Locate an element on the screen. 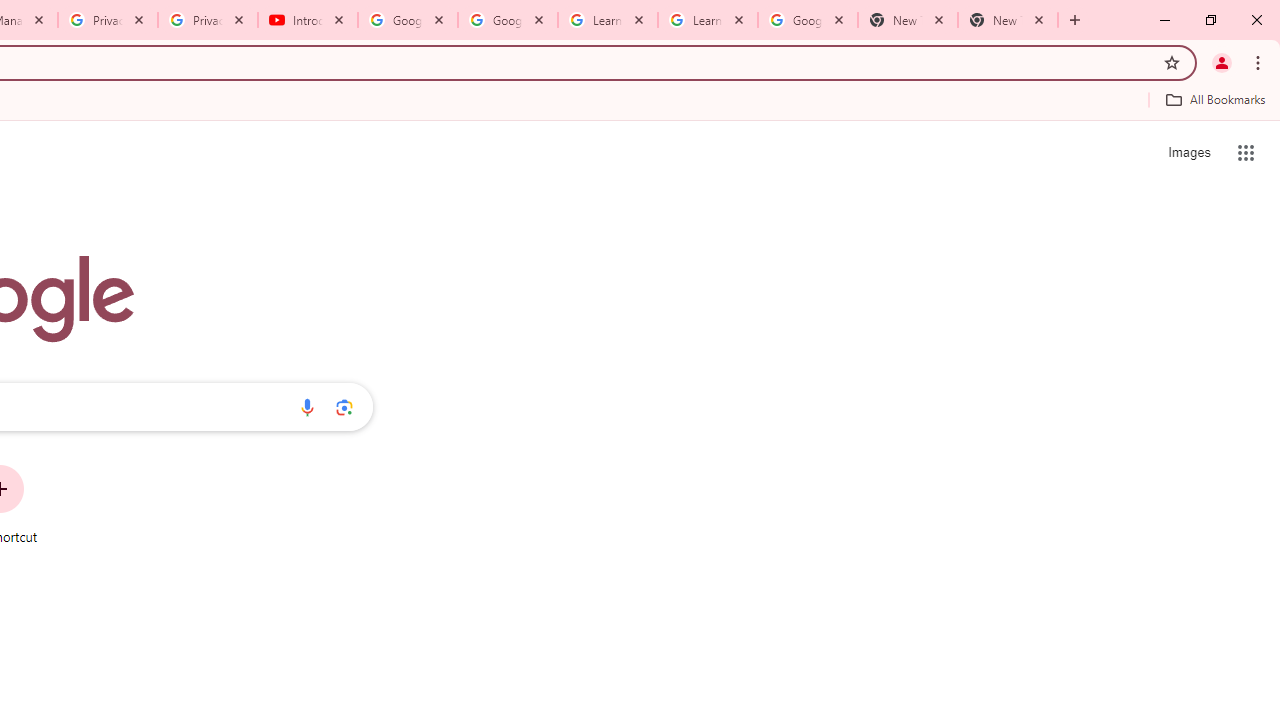 This screenshot has width=1280, height=720. 'New Tab' is located at coordinates (1008, 20).